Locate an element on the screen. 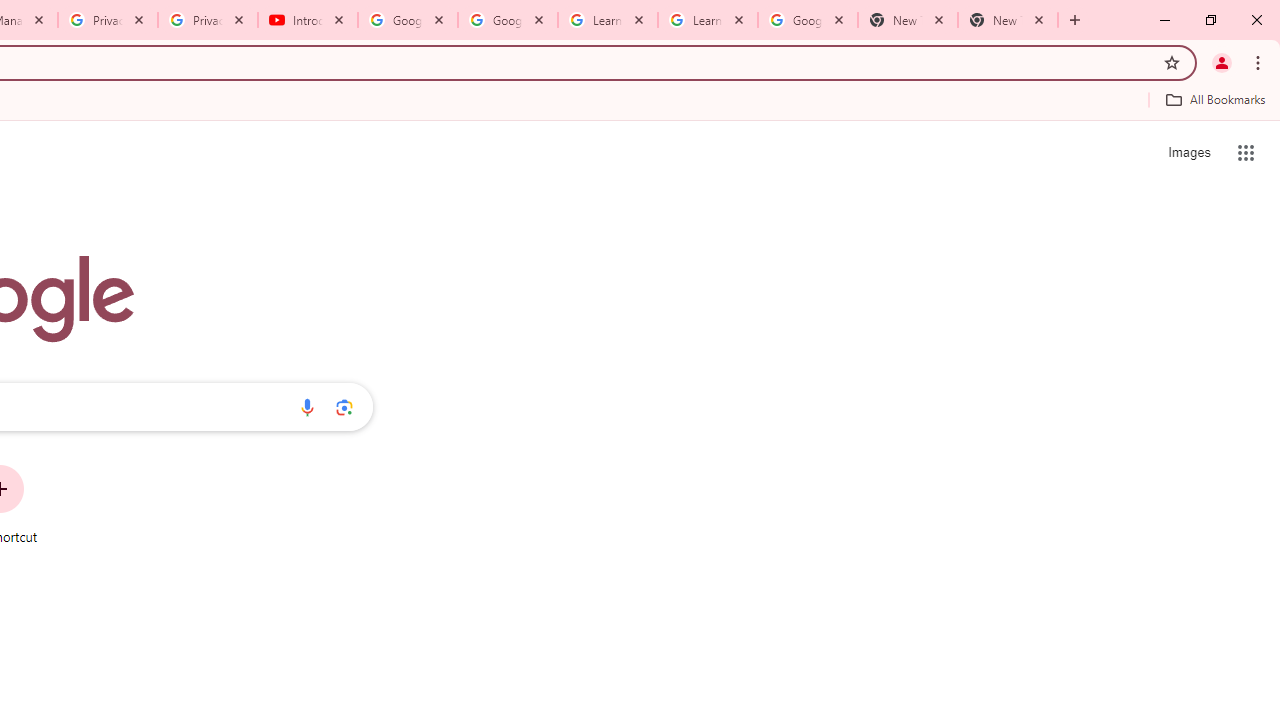 This screenshot has width=1280, height=720. 'New Tab' is located at coordinates (1008, 20).